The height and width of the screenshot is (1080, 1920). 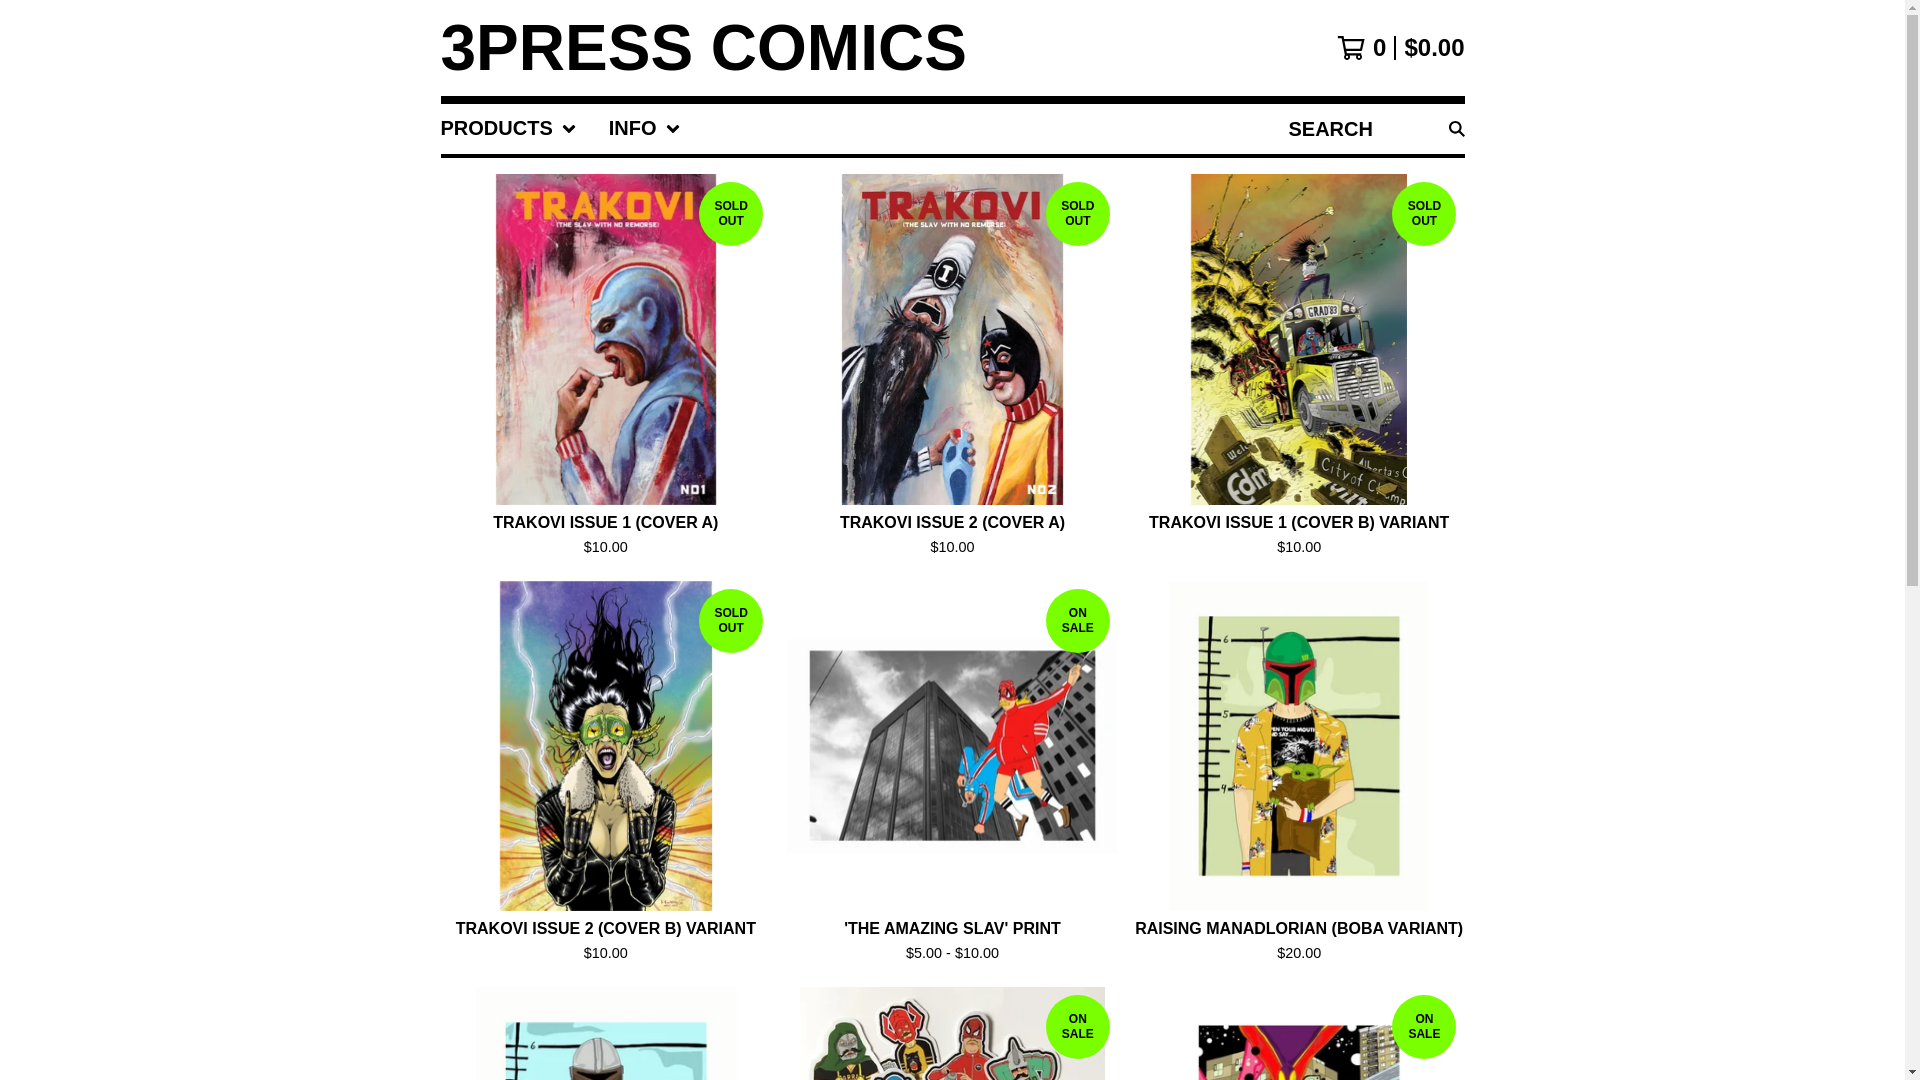 I want to click on '3PRESS COMICS', so click(x=702, y=46).